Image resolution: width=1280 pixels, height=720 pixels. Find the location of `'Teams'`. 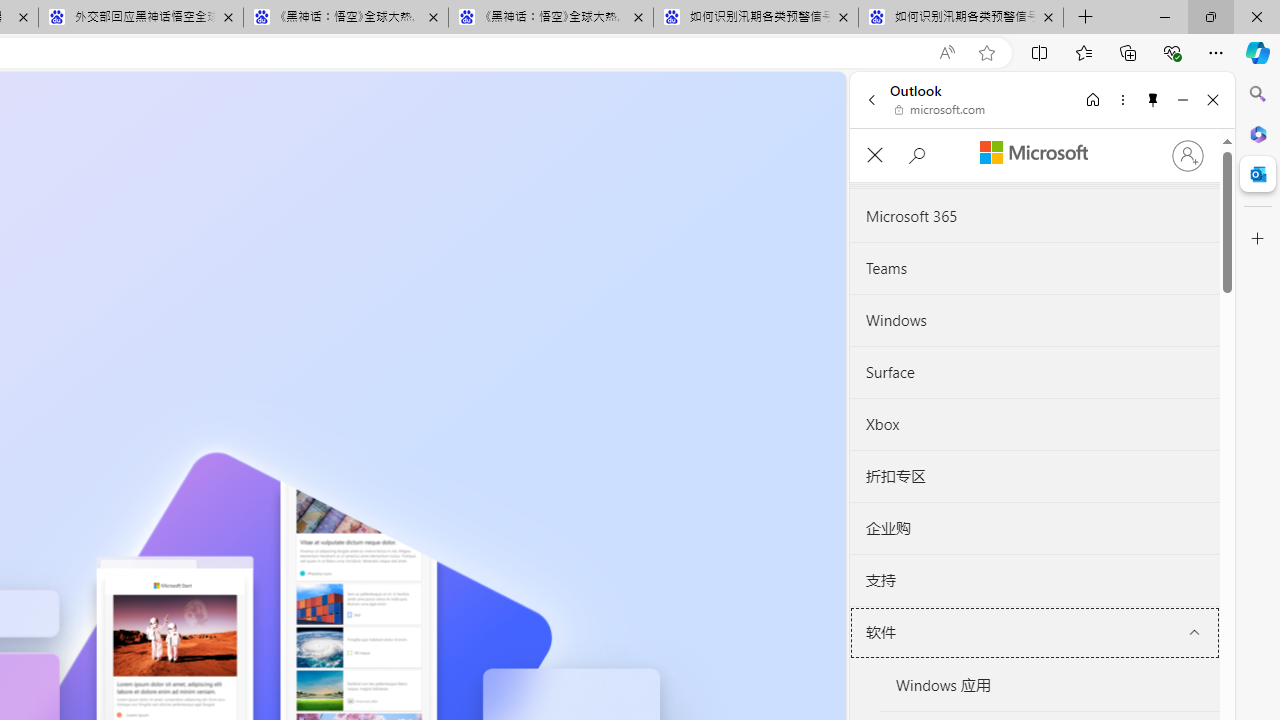

'Teams' is located at coordinates (1034, 268).